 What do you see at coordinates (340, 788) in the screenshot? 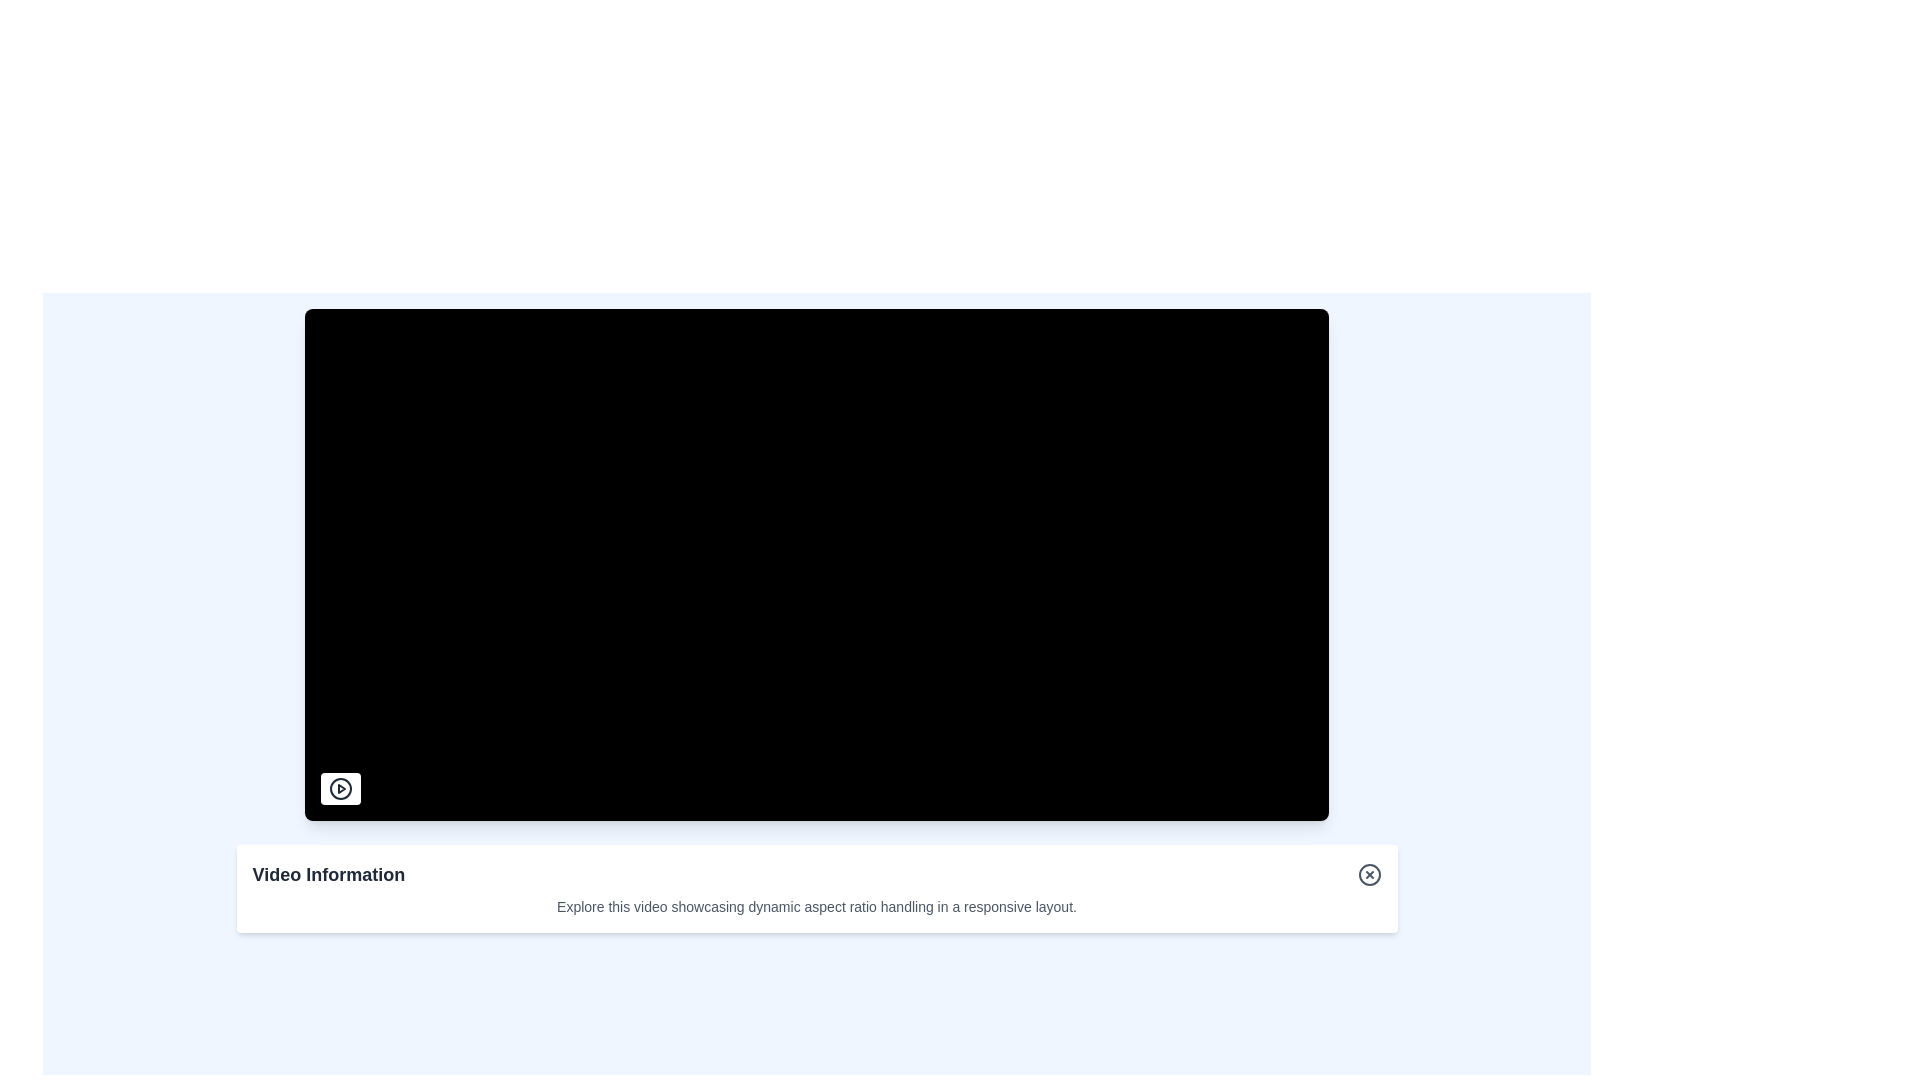
I see `the play control button SVG Icon located at the bottom-left of the video display area` at bounding box center [340, 788].